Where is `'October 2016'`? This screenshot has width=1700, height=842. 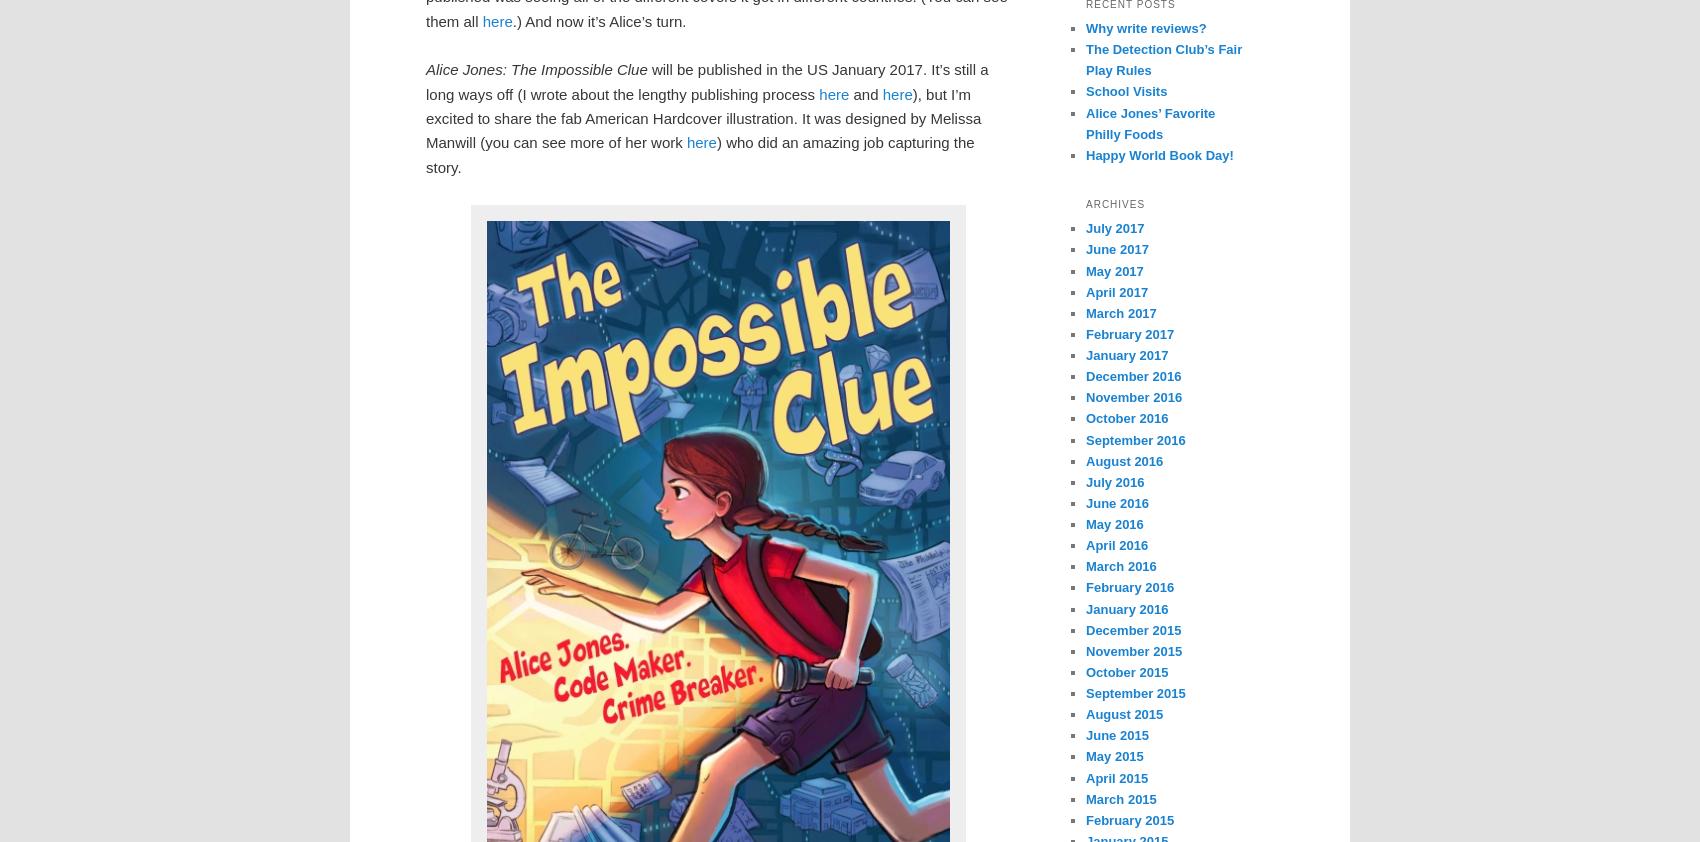
'October 2016' is located at coordinates (1126, 418).